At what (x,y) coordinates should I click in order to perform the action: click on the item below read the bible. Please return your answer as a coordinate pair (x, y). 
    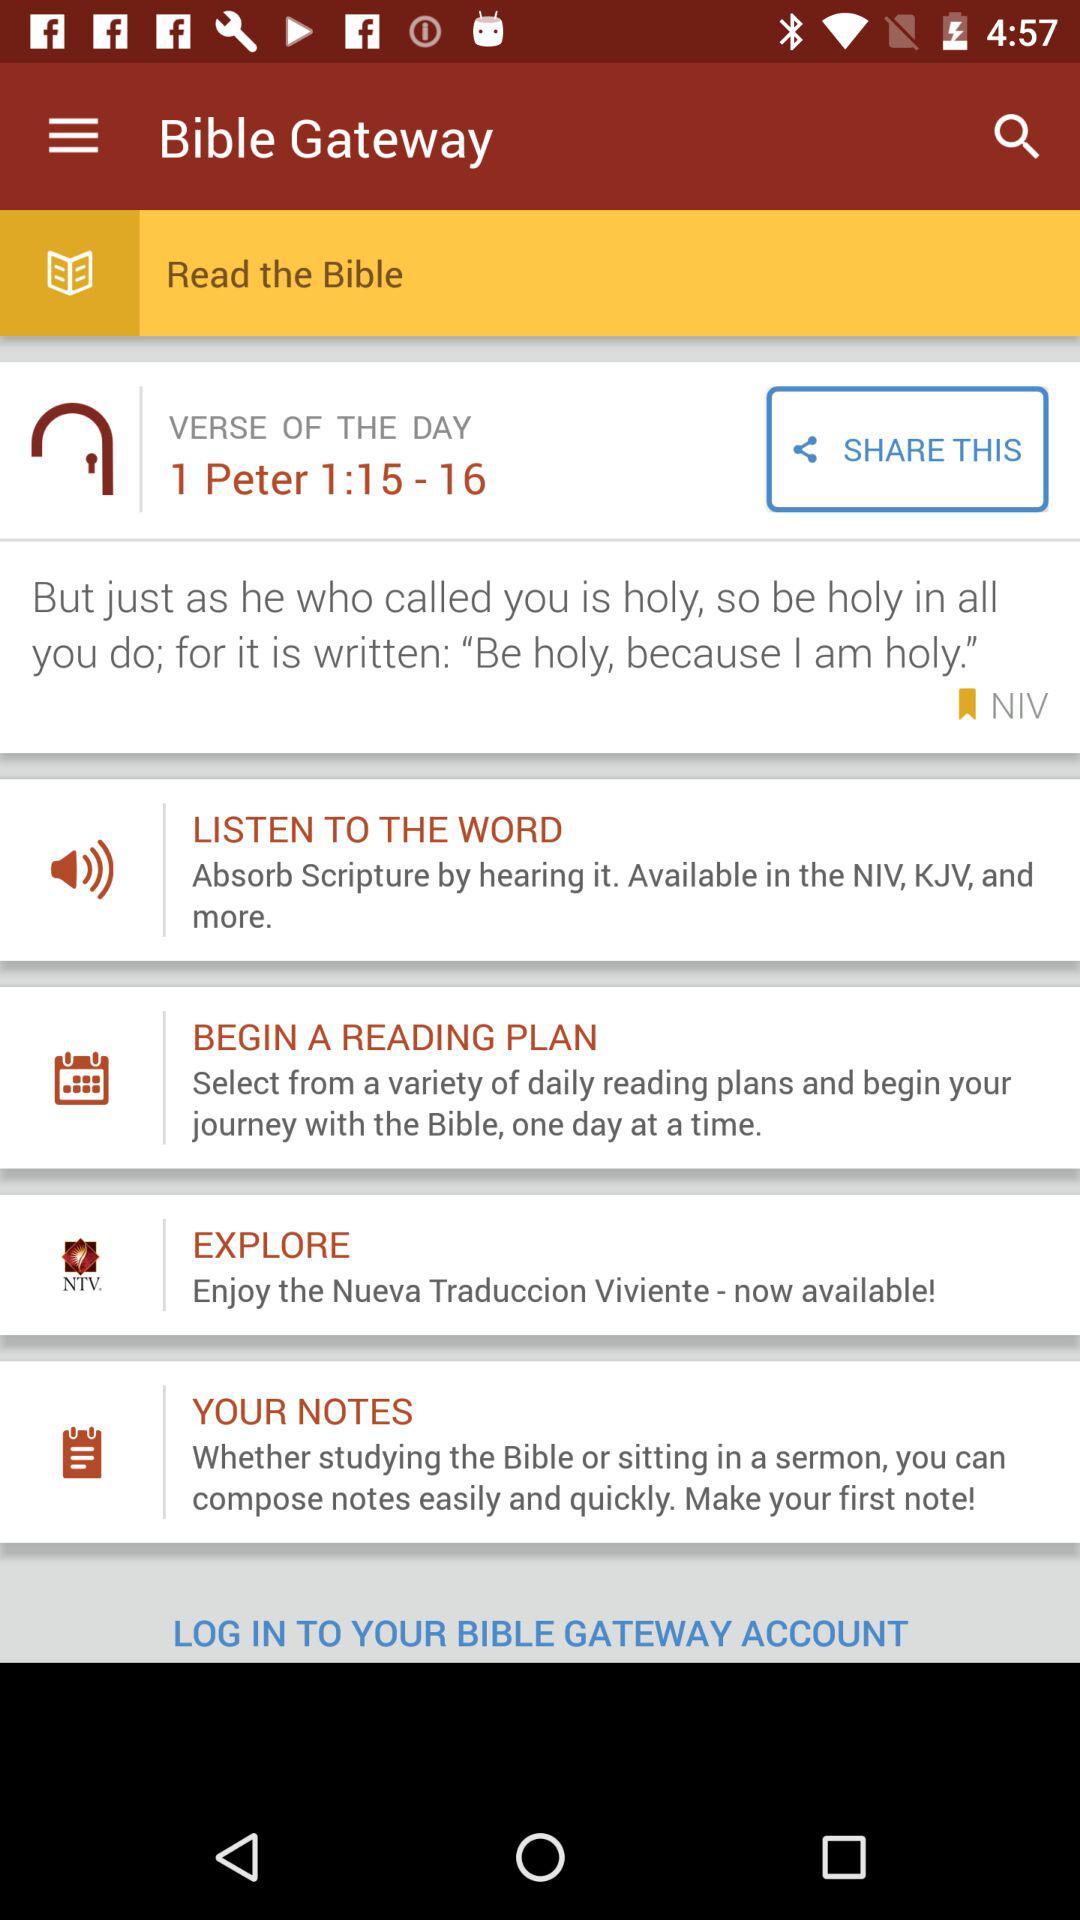
    Looking at the image, I should click on (907, 448).